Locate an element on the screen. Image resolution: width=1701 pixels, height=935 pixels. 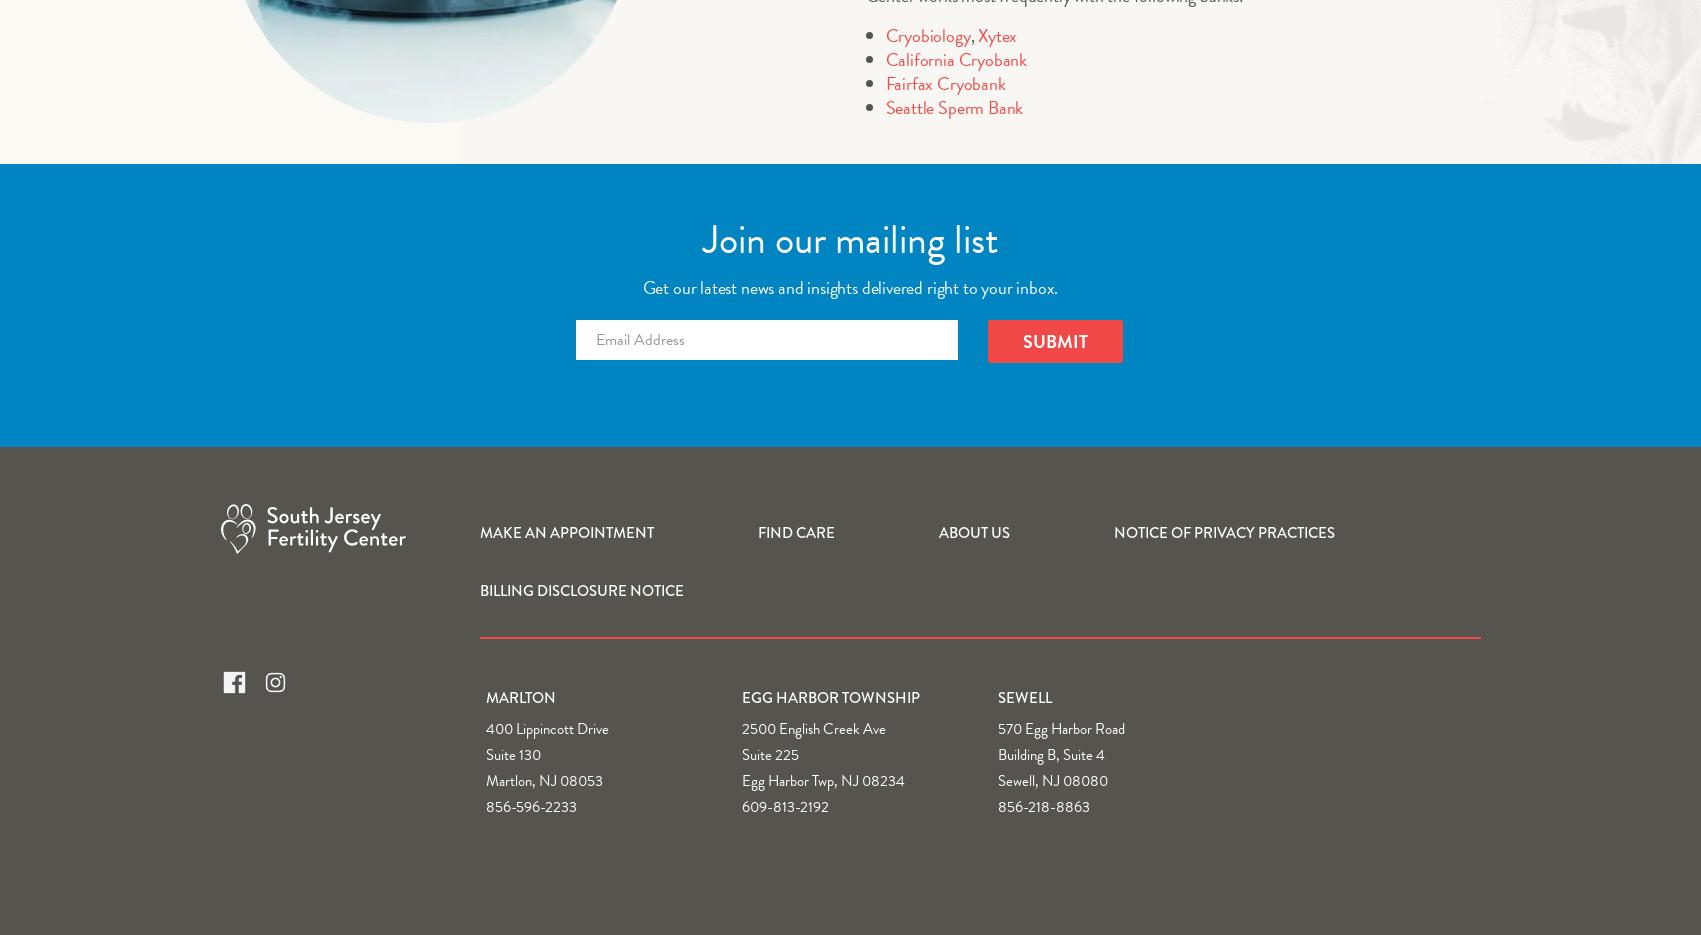
'Martlon, NJ 08053' is located at coordinates (543, 778).